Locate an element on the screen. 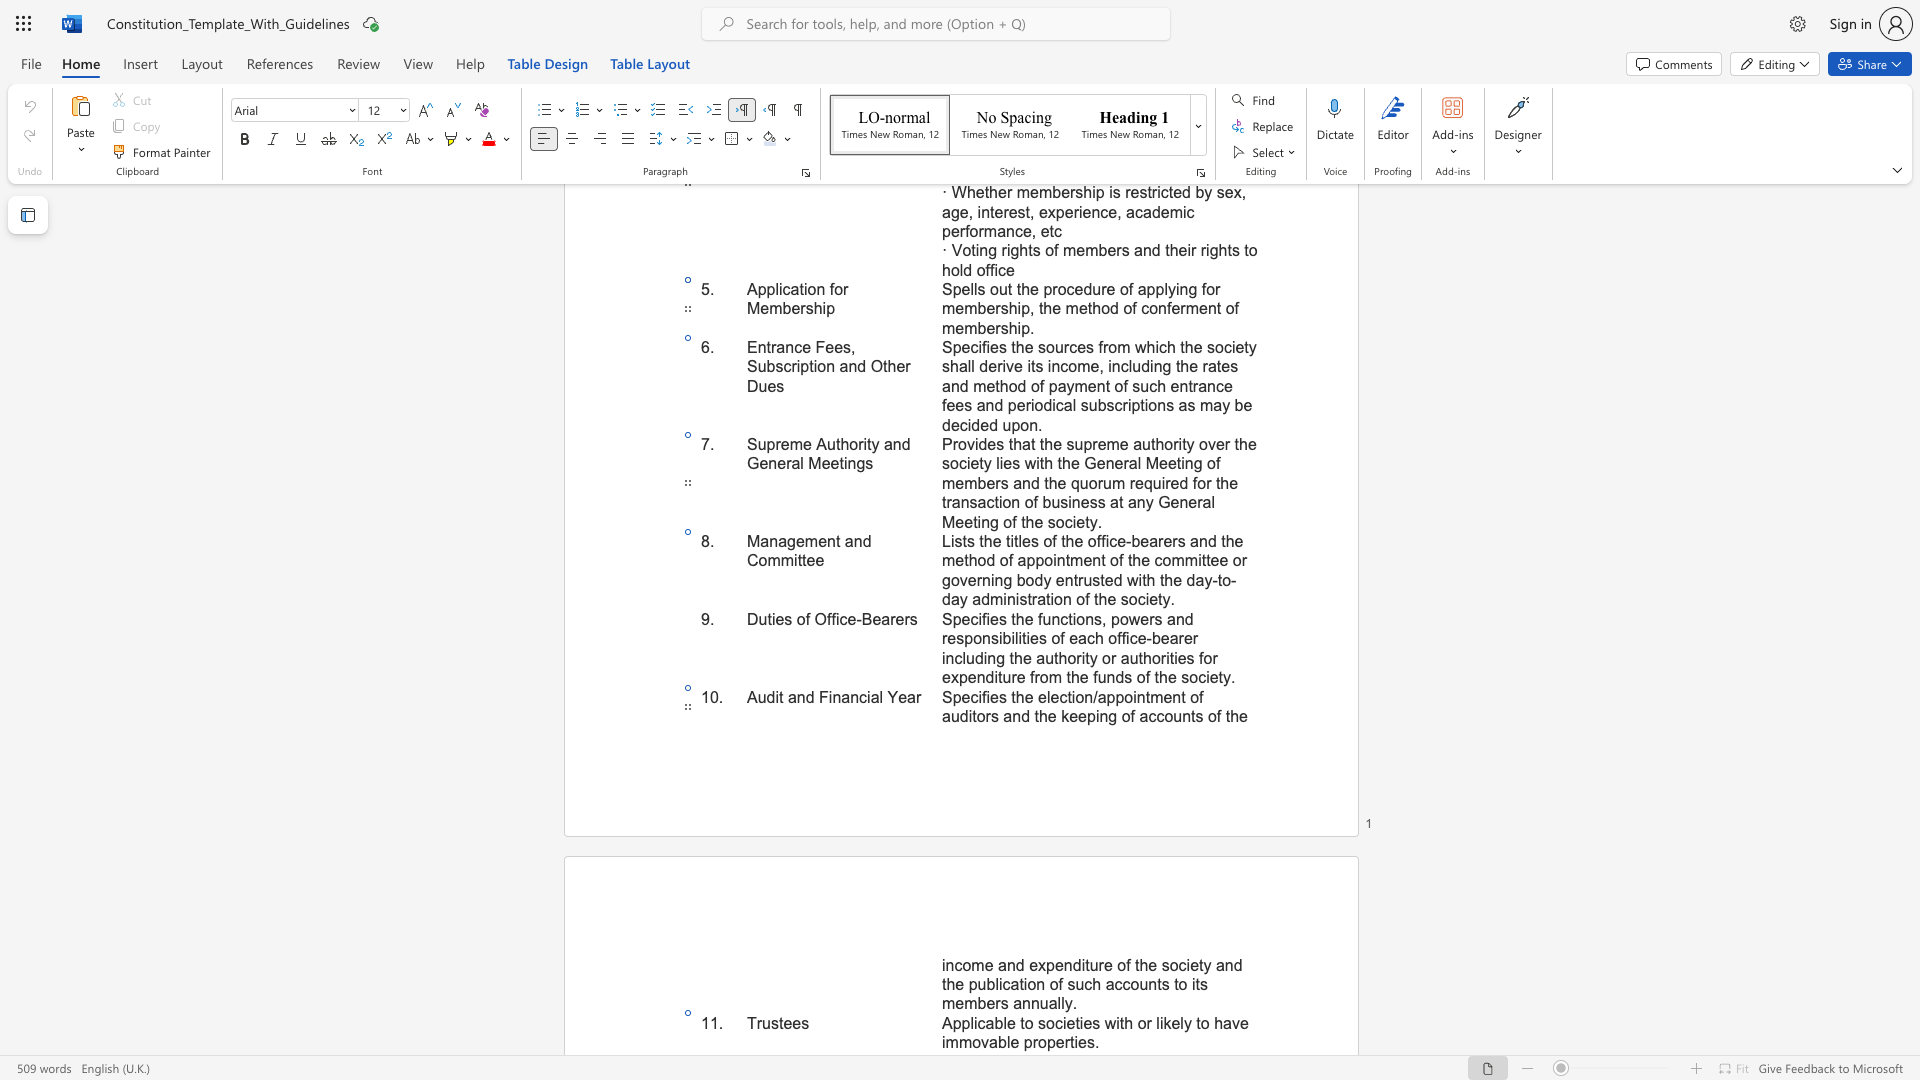 The height and width of the screenshot is (1080, 1920). the 3th character "m" in the text is located at coordinates (970, 1003).